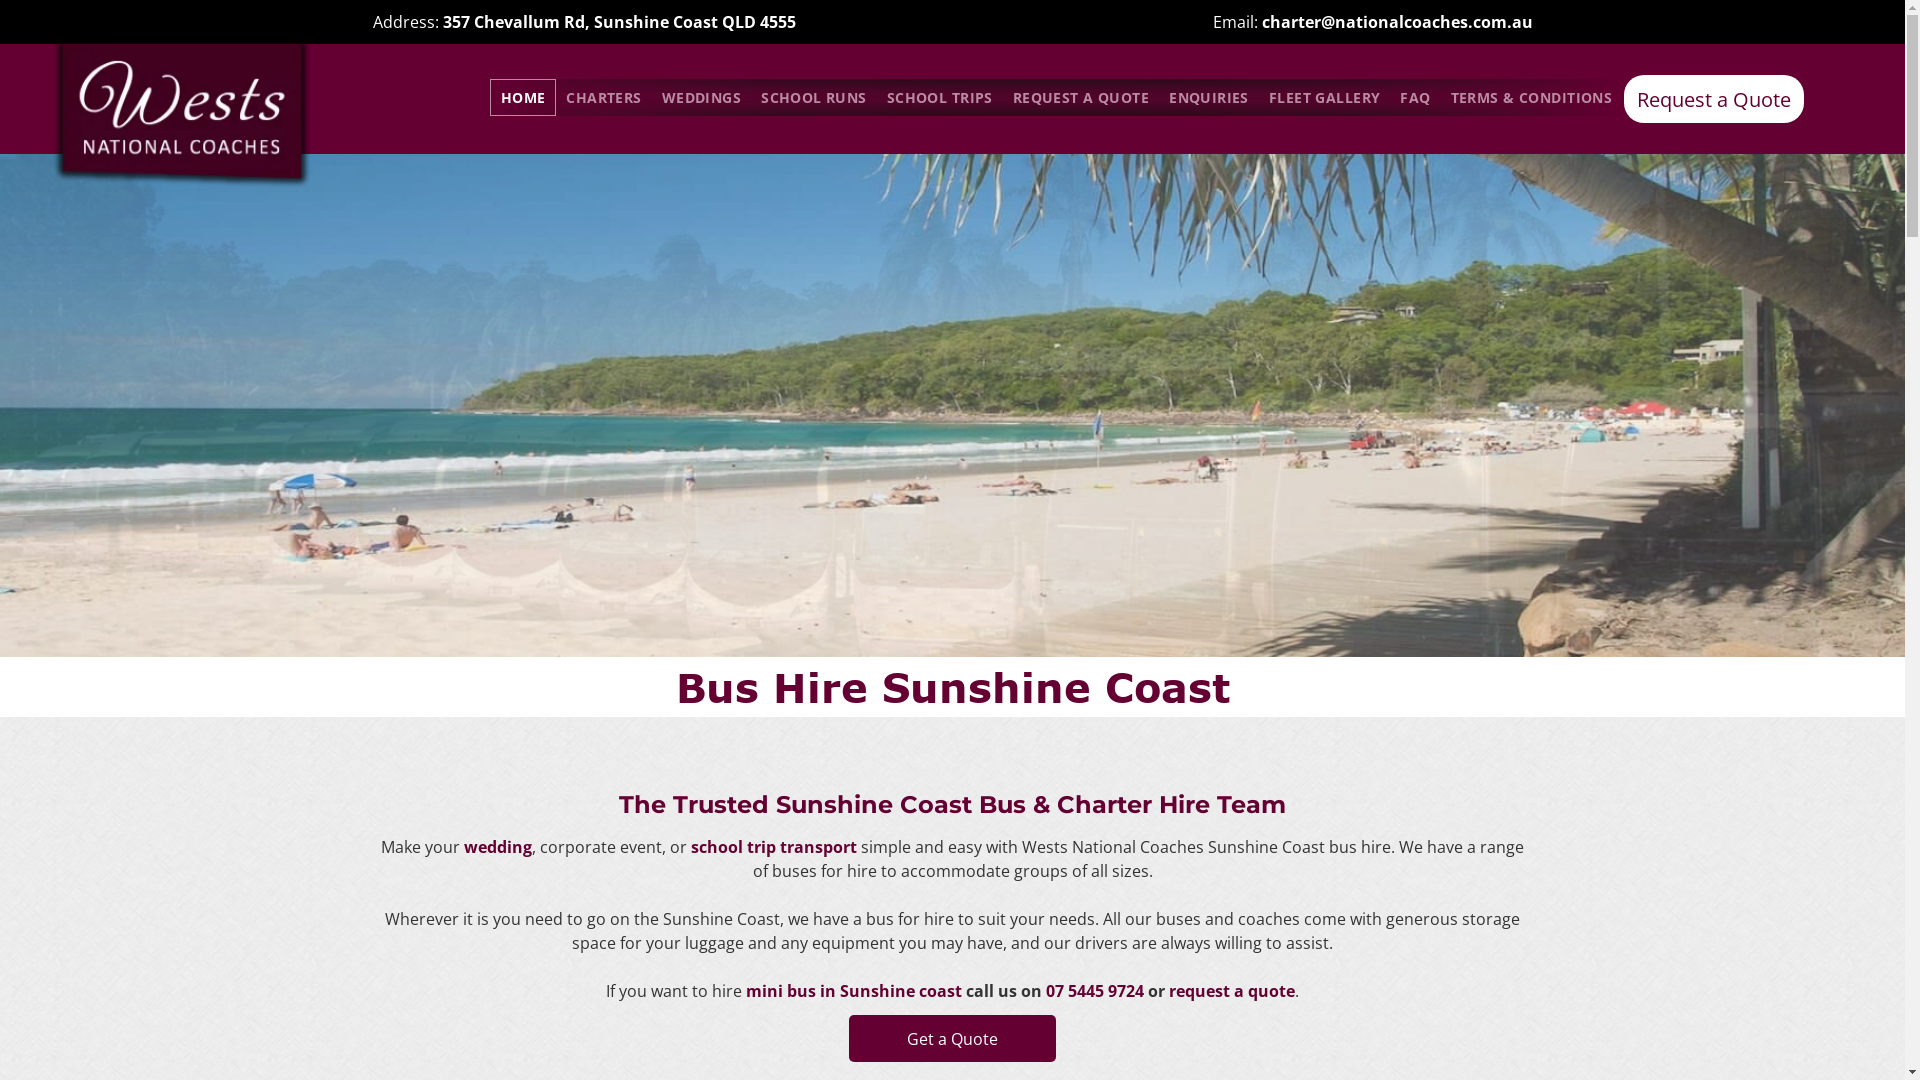 Image resolution: width=1920 pixels, height=1080 pixels. What do you see at coordinates (1396, 22) in the screenshot?
I see `'charter@nationalcoaches.com.au'` at bounding box center [1396, 22].